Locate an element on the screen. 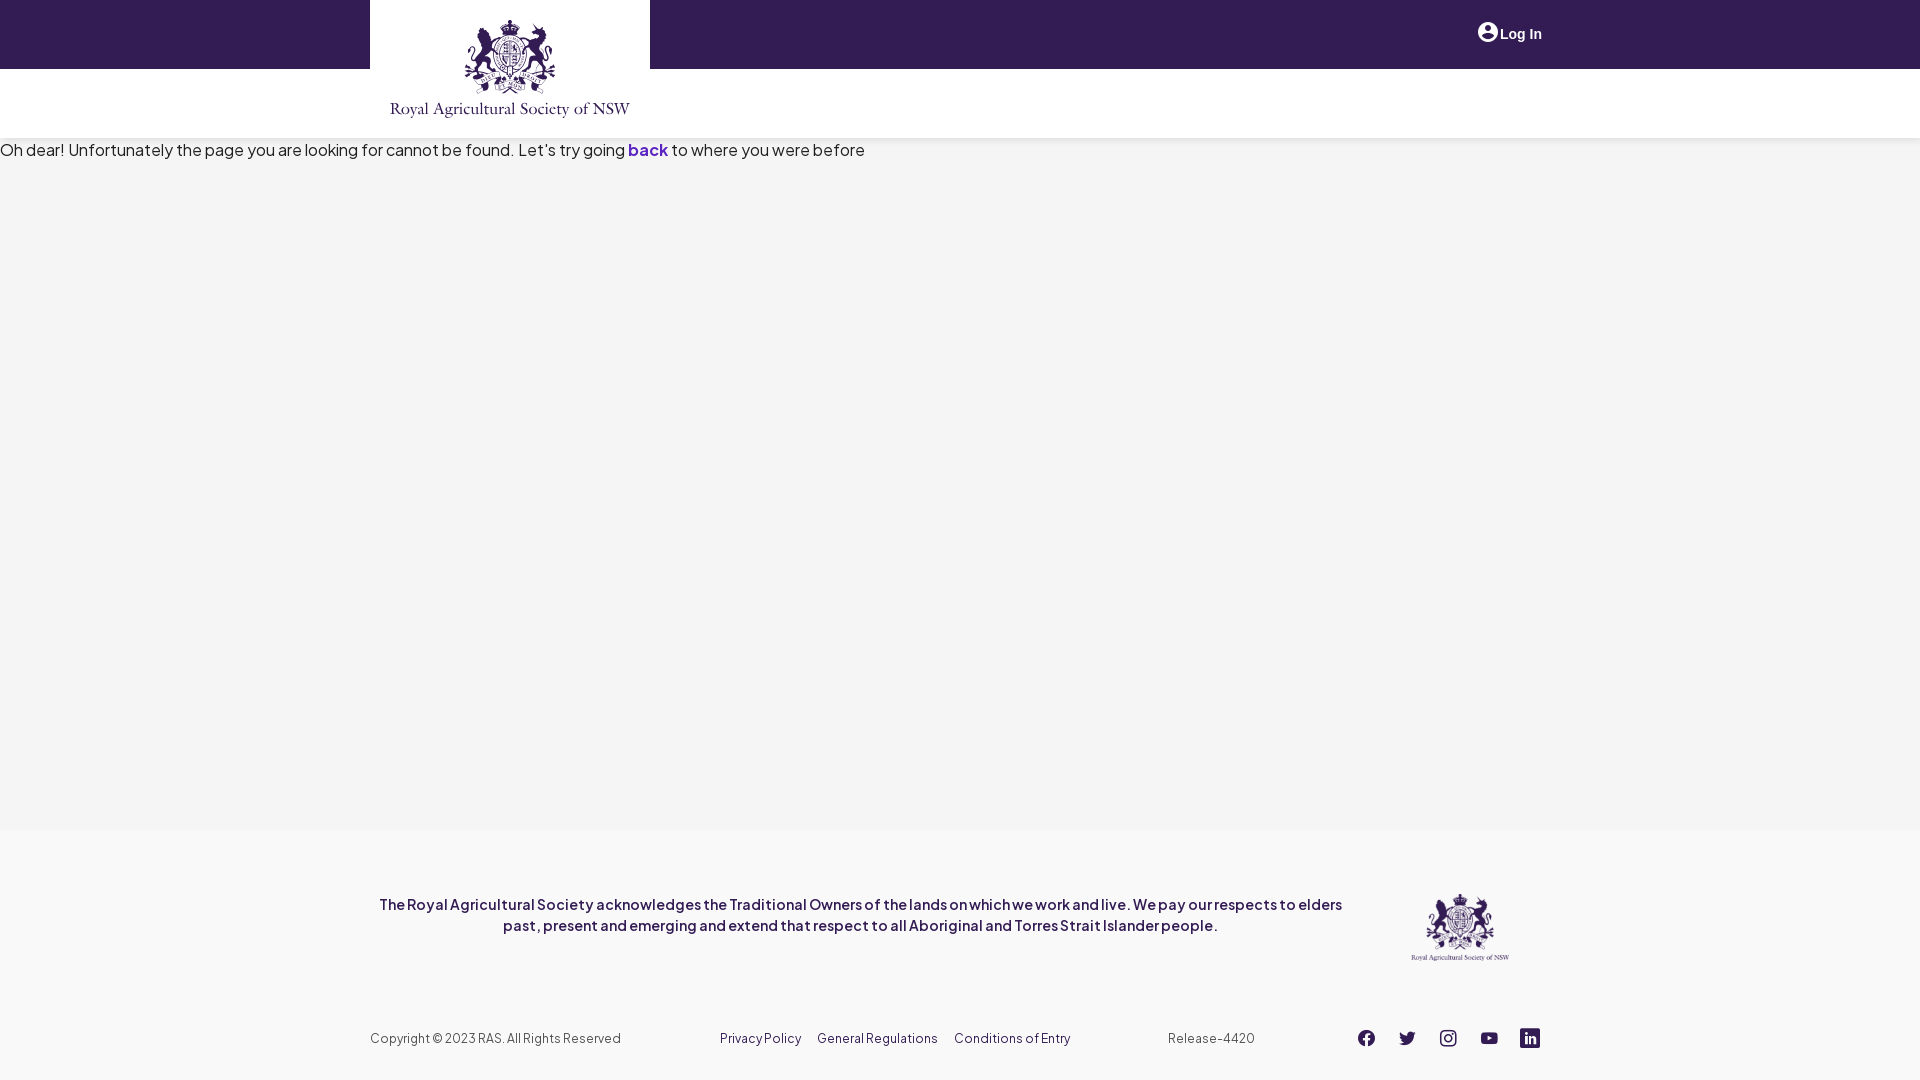 This screenshot has width=1920, height=1080. 'Privacy Policy' is located at coordinates (759, 1037).